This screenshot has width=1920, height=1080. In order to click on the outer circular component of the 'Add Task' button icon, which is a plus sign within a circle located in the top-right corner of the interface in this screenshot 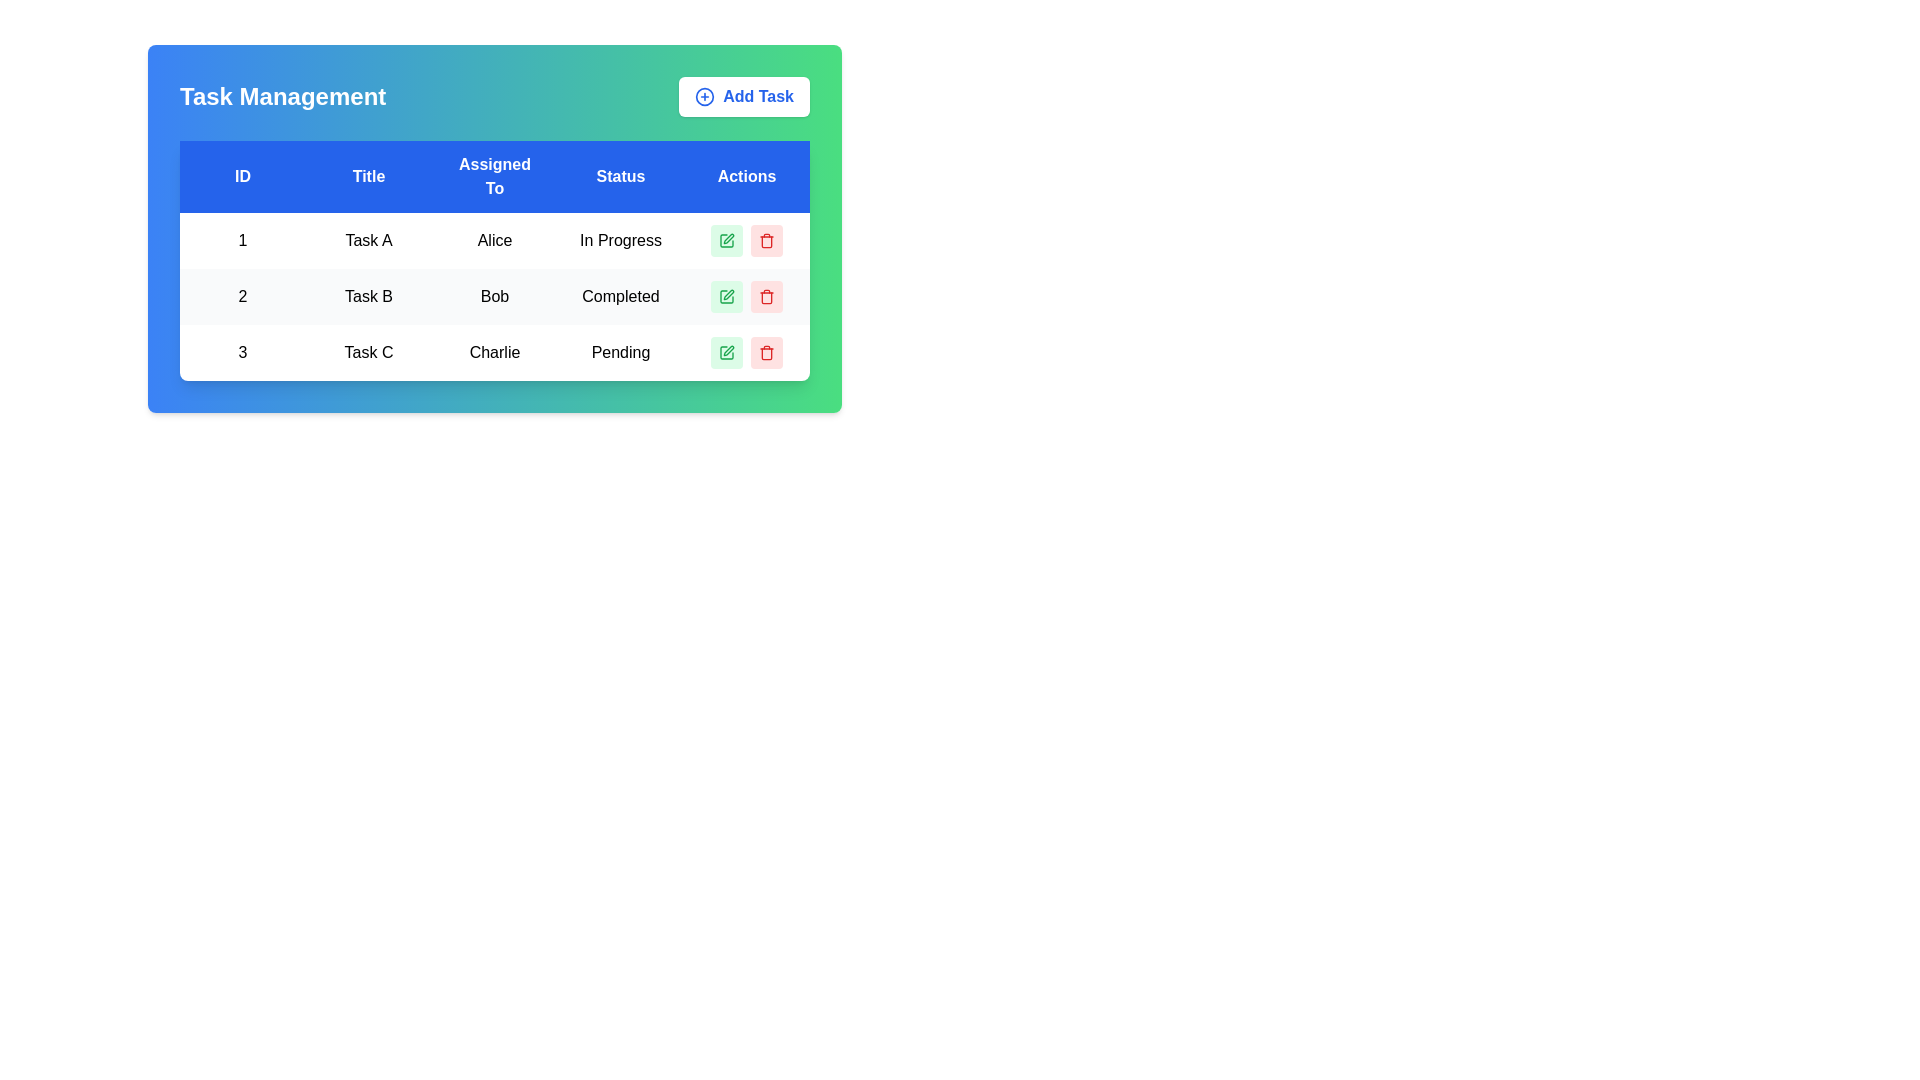, I will do `click(705, 96)`.